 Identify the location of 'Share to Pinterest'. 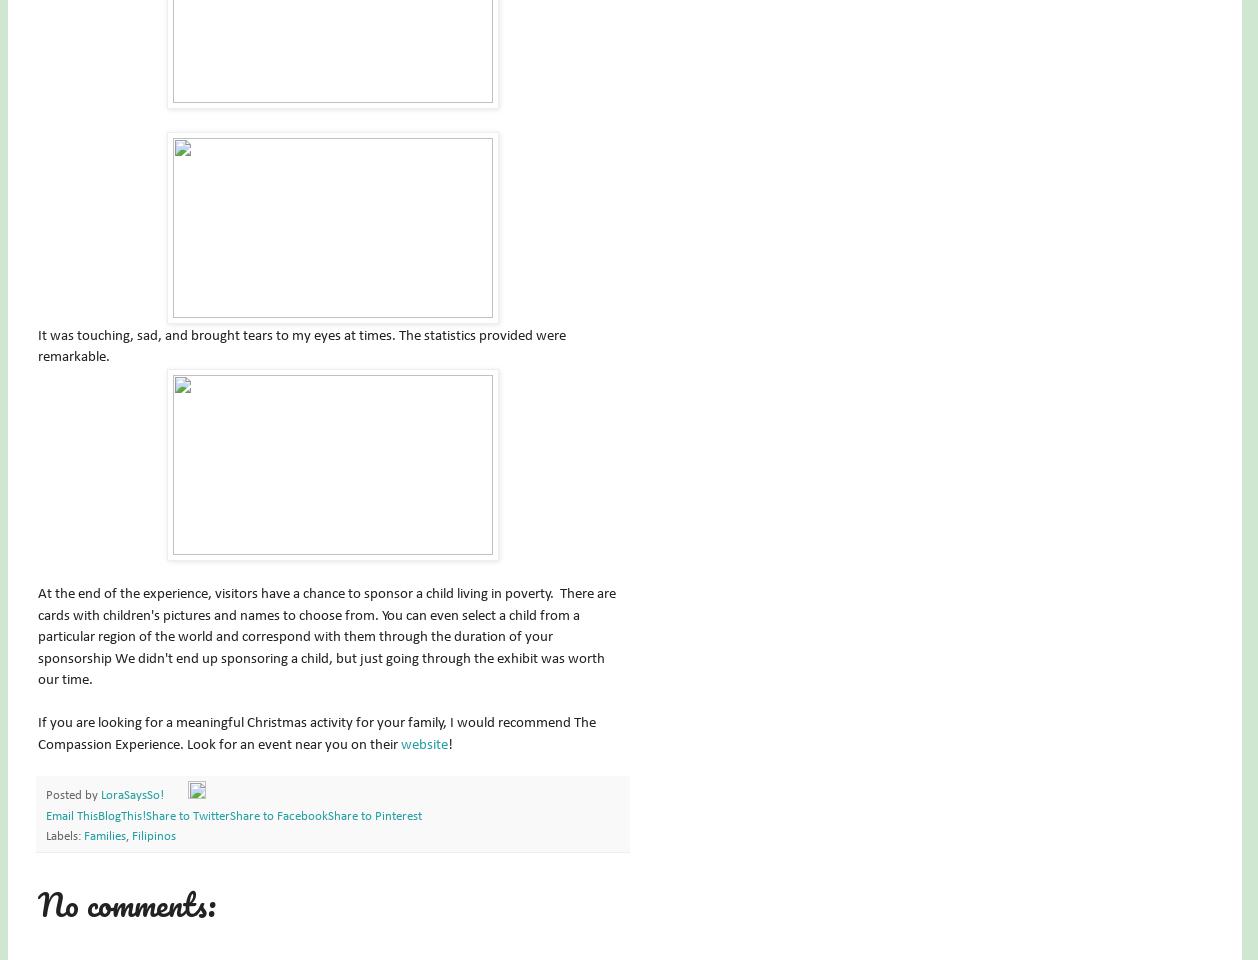
(374, 816).